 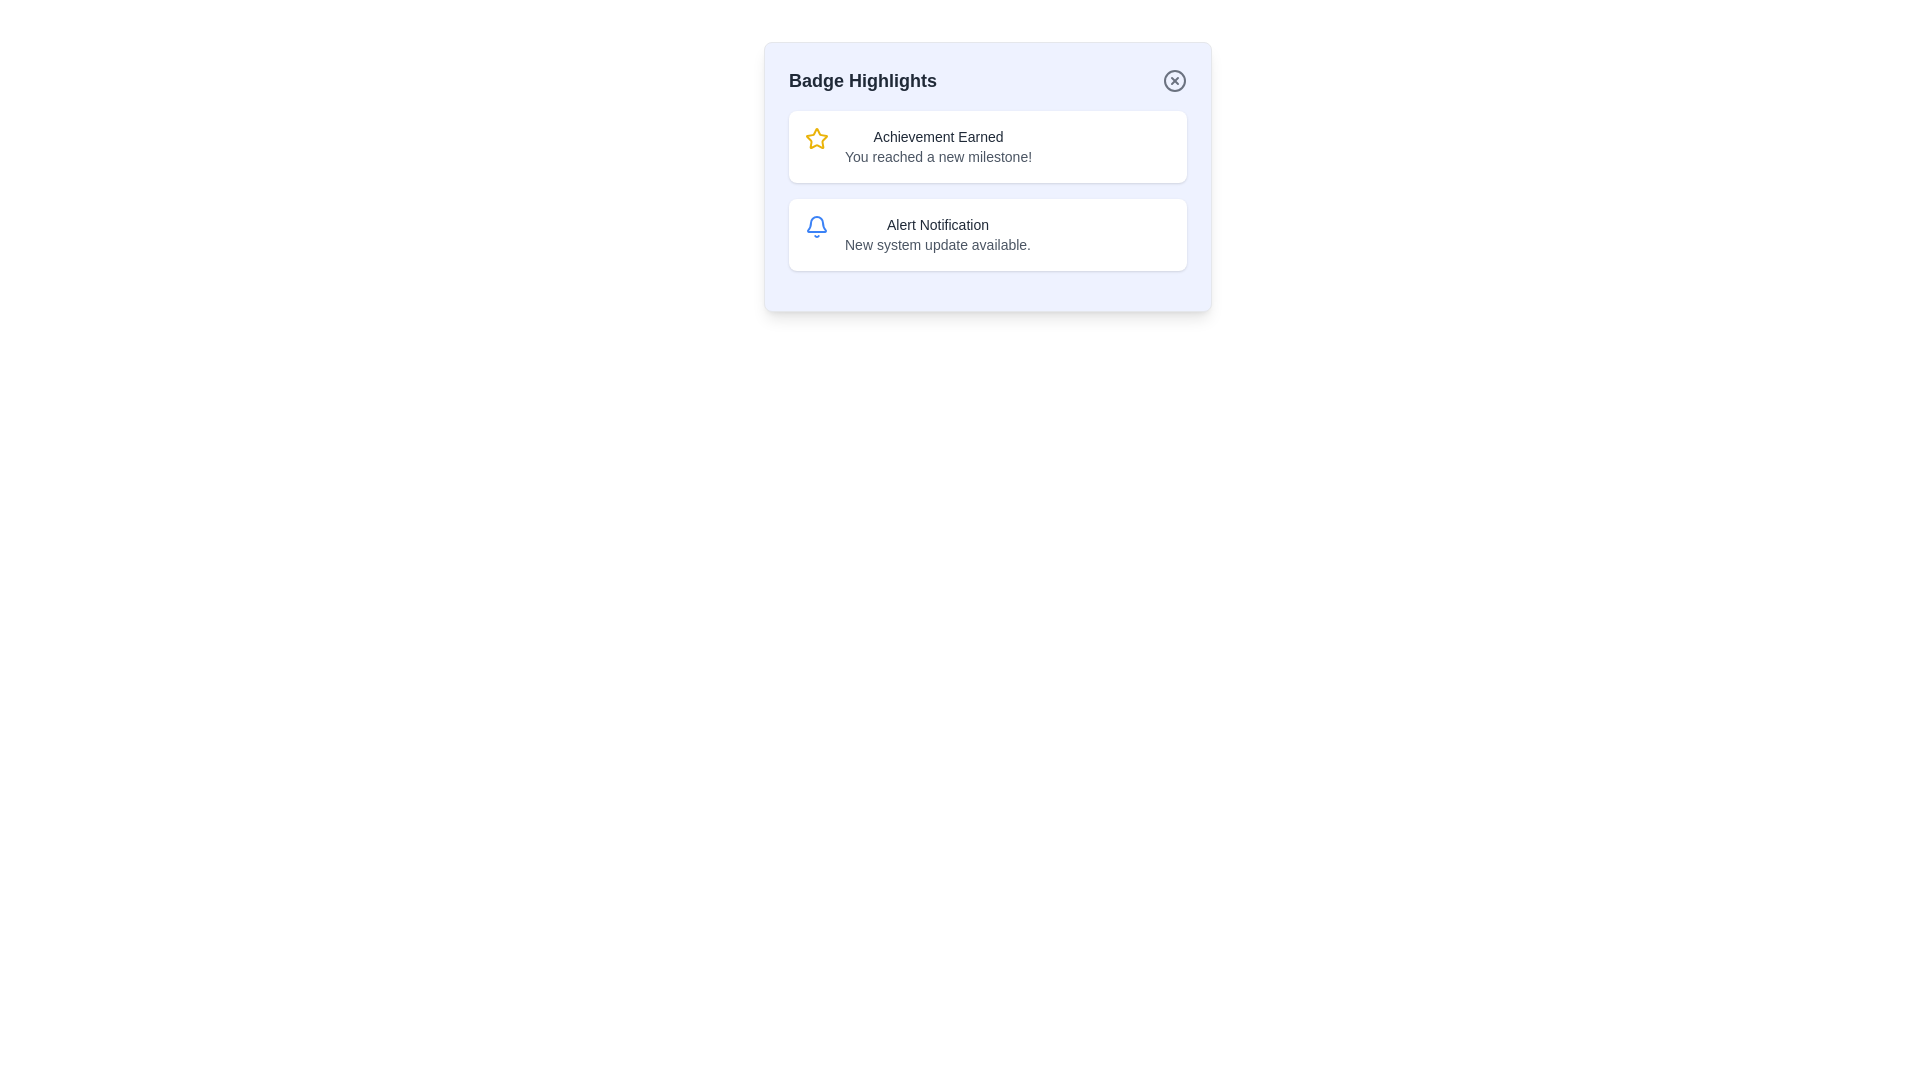 I want to click on the static text block displaying 'Achievement Earned' in the notification box located in the 'Badge Highlights' section, so click(x=937, y=145).